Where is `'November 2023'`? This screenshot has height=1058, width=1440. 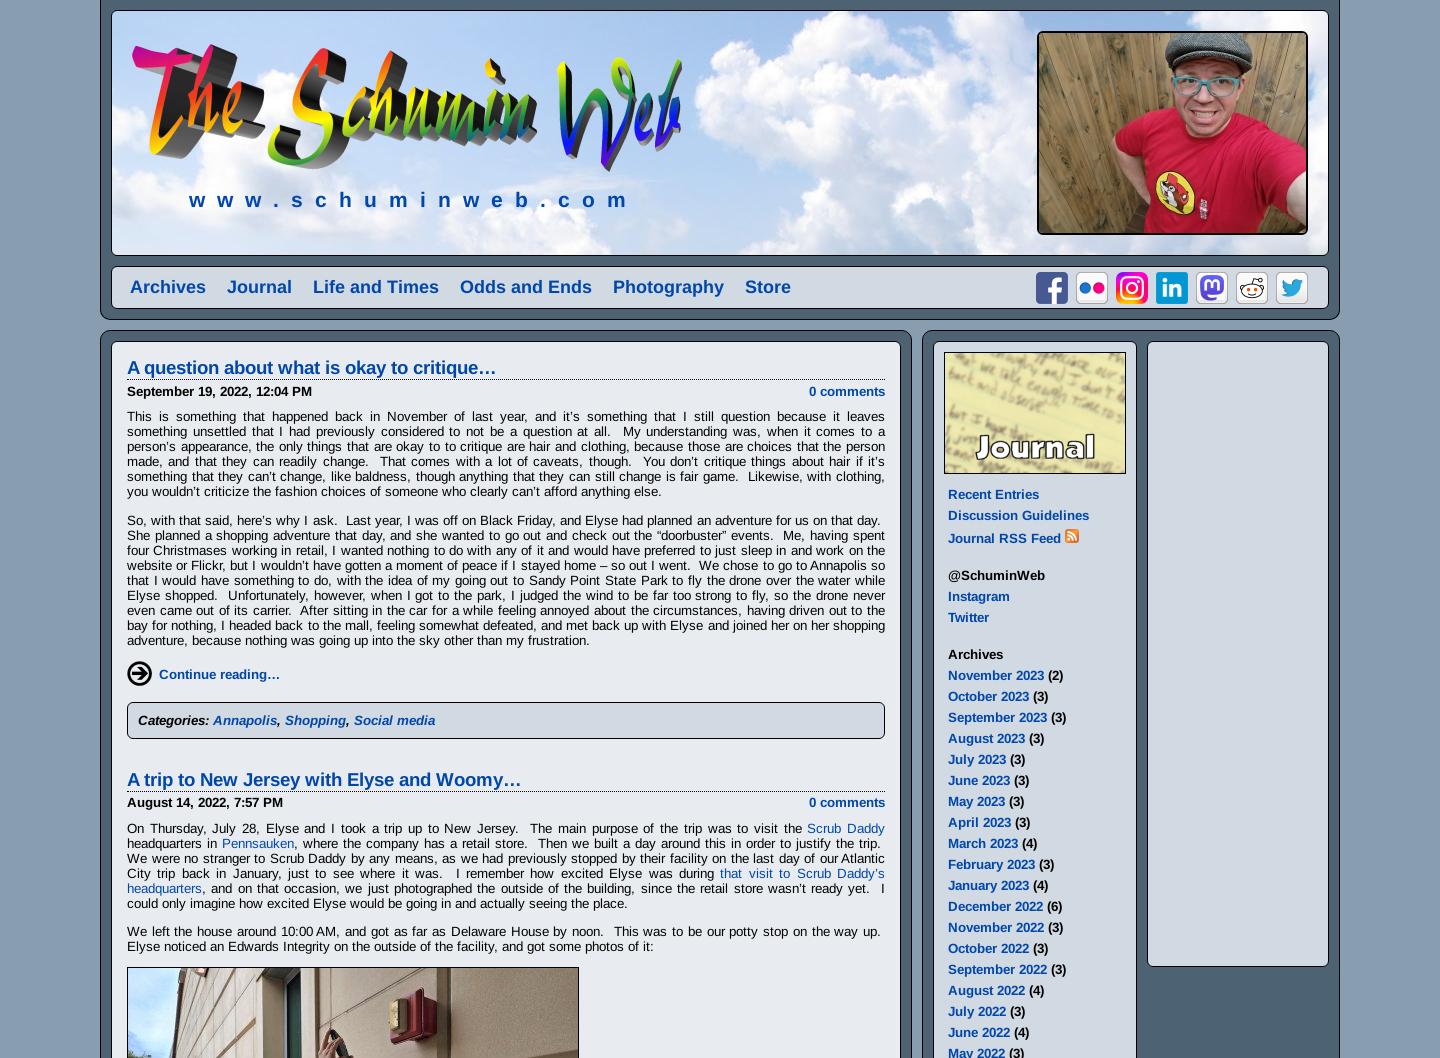 'November 2023' is located at coordinates (995, 674).